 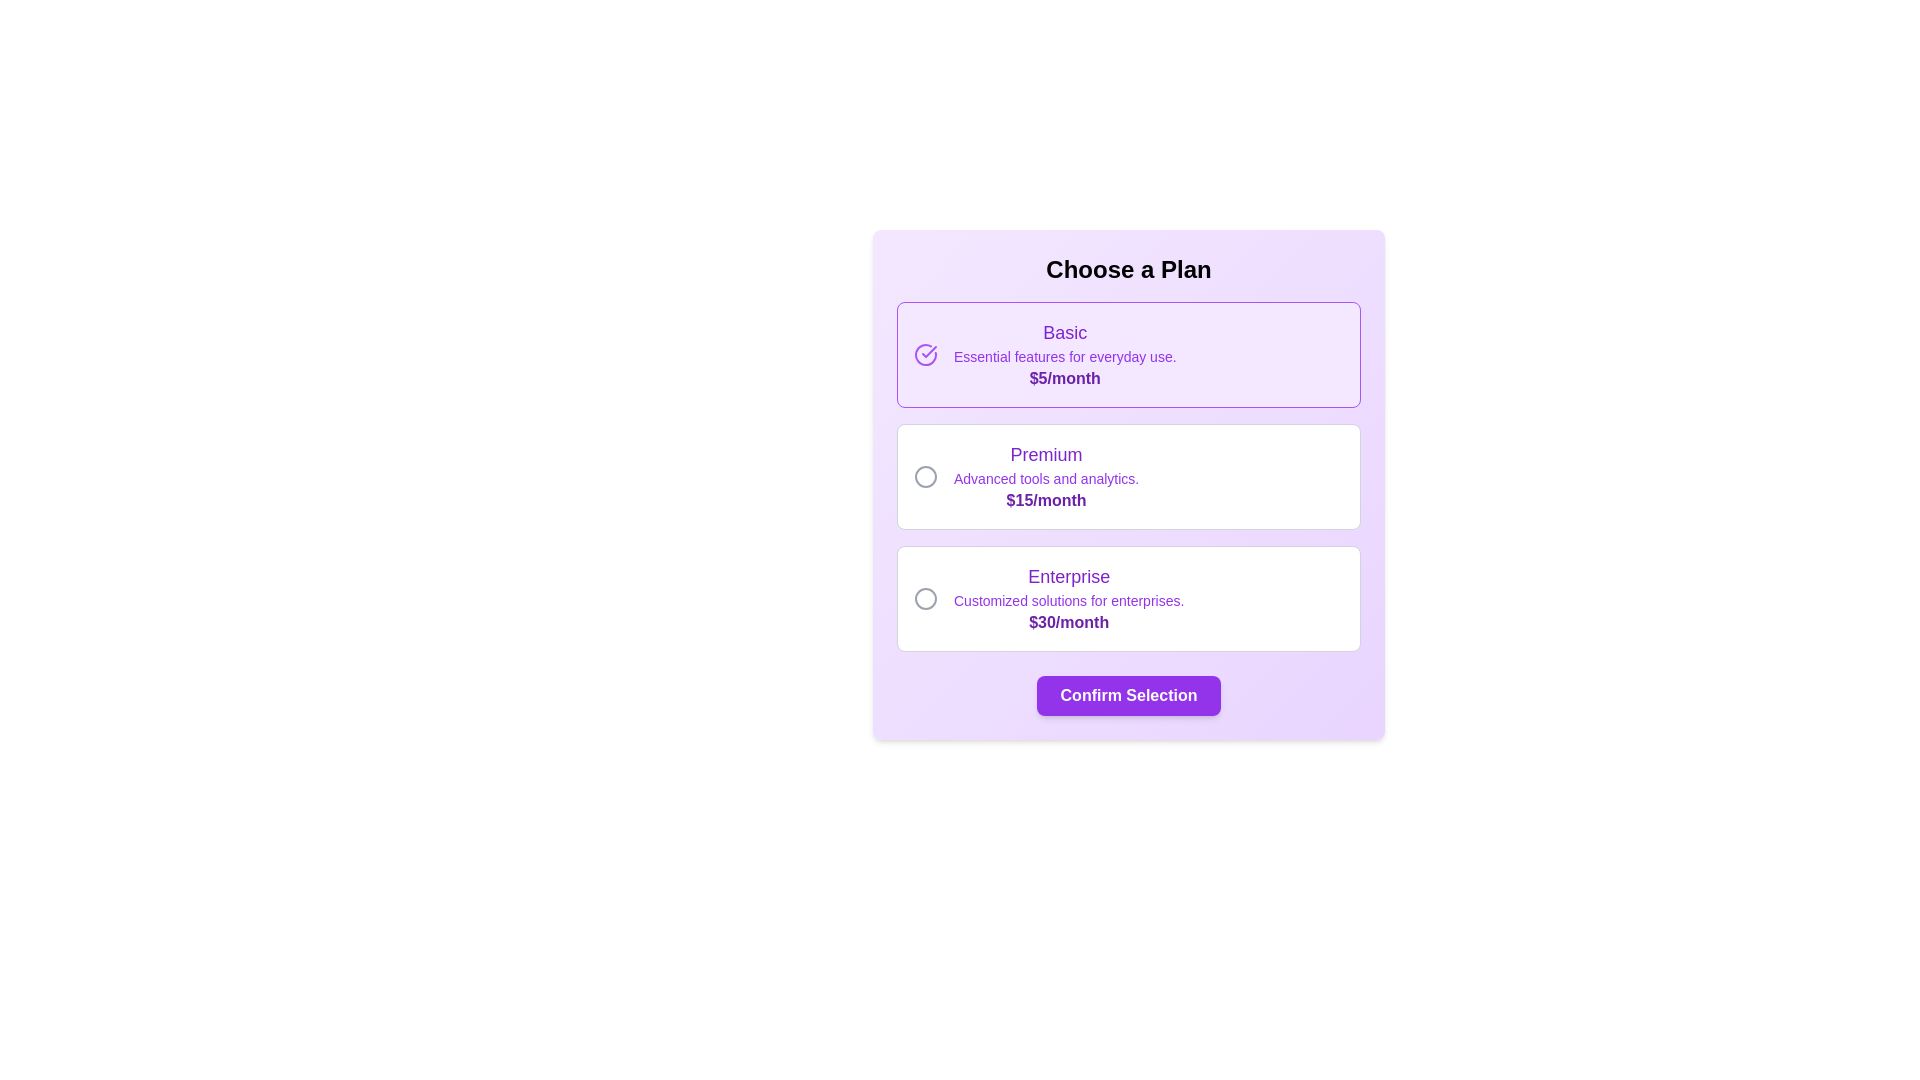 I want to click on the static text element displaying 'Advanced tools and analytics.' which is located below the 'Premium' title and above the '$15/month' text, so click(x=1045, y=478).